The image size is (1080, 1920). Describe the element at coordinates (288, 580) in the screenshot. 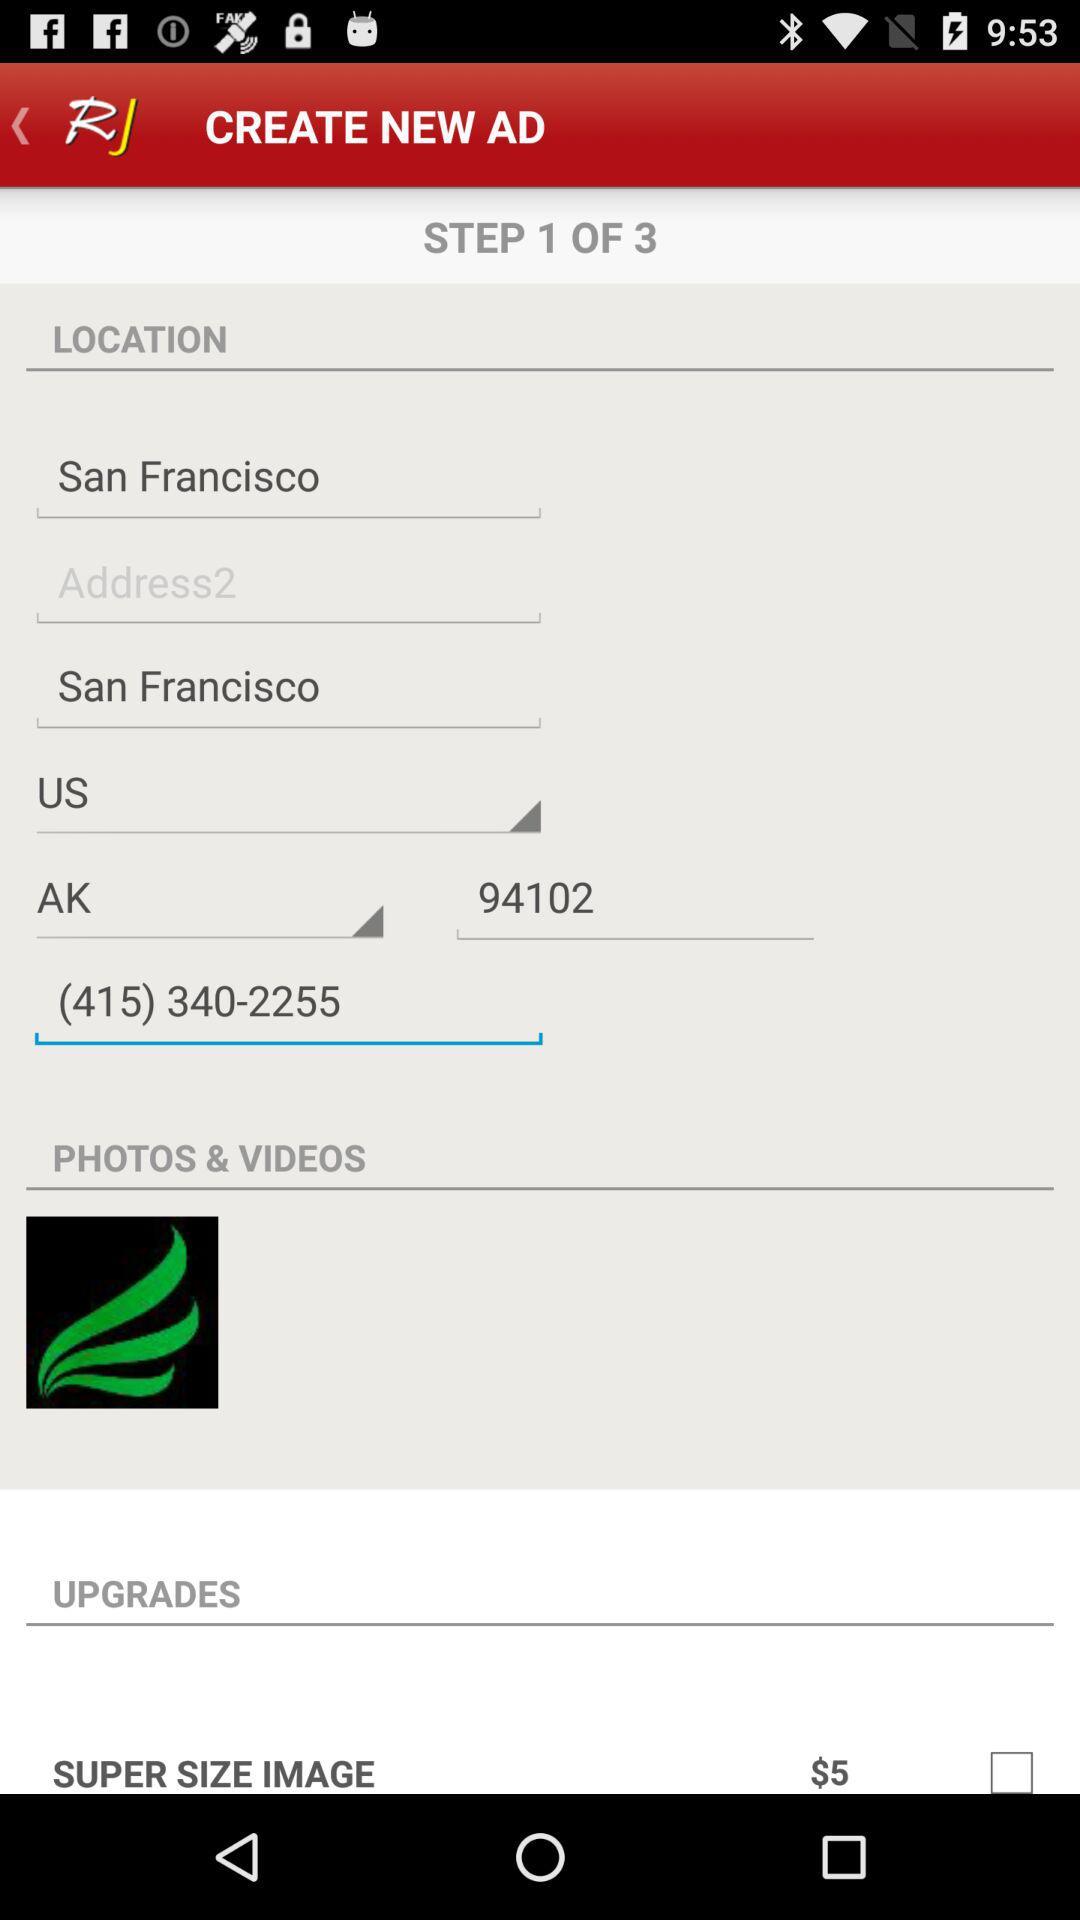

I see `address` at that location.